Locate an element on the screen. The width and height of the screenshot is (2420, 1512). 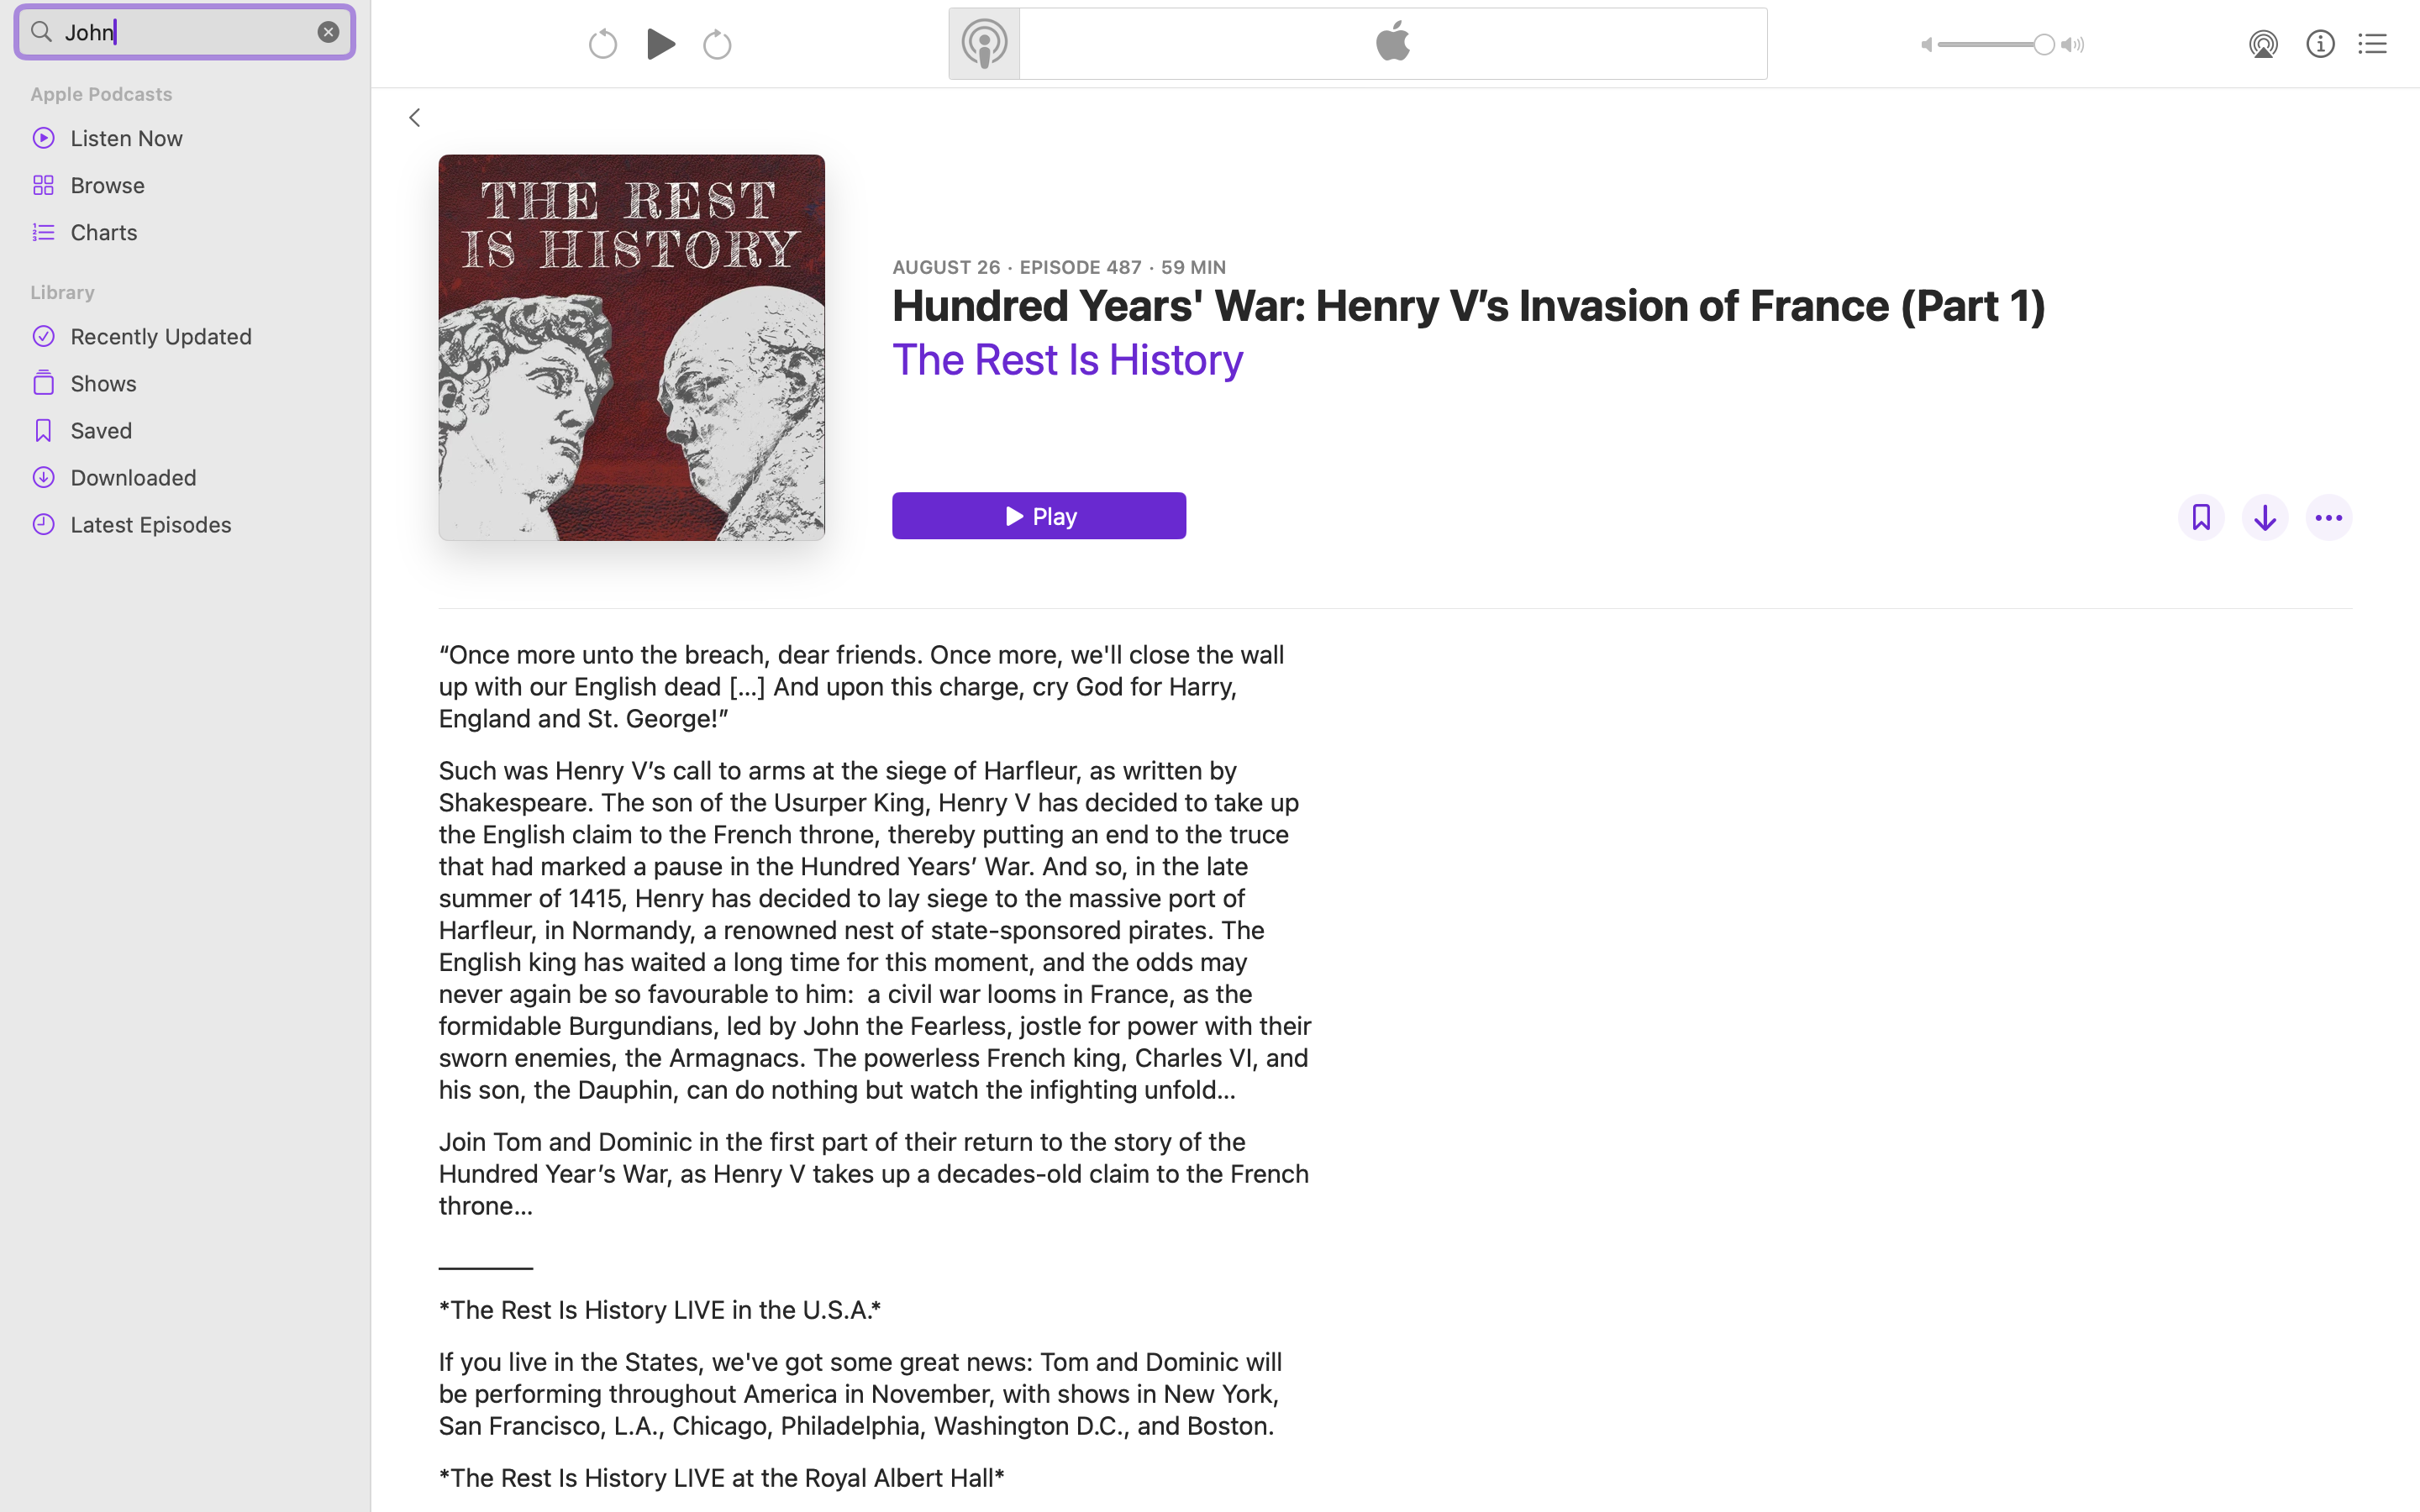
'1.0' is located at coordinates (1996, 44).